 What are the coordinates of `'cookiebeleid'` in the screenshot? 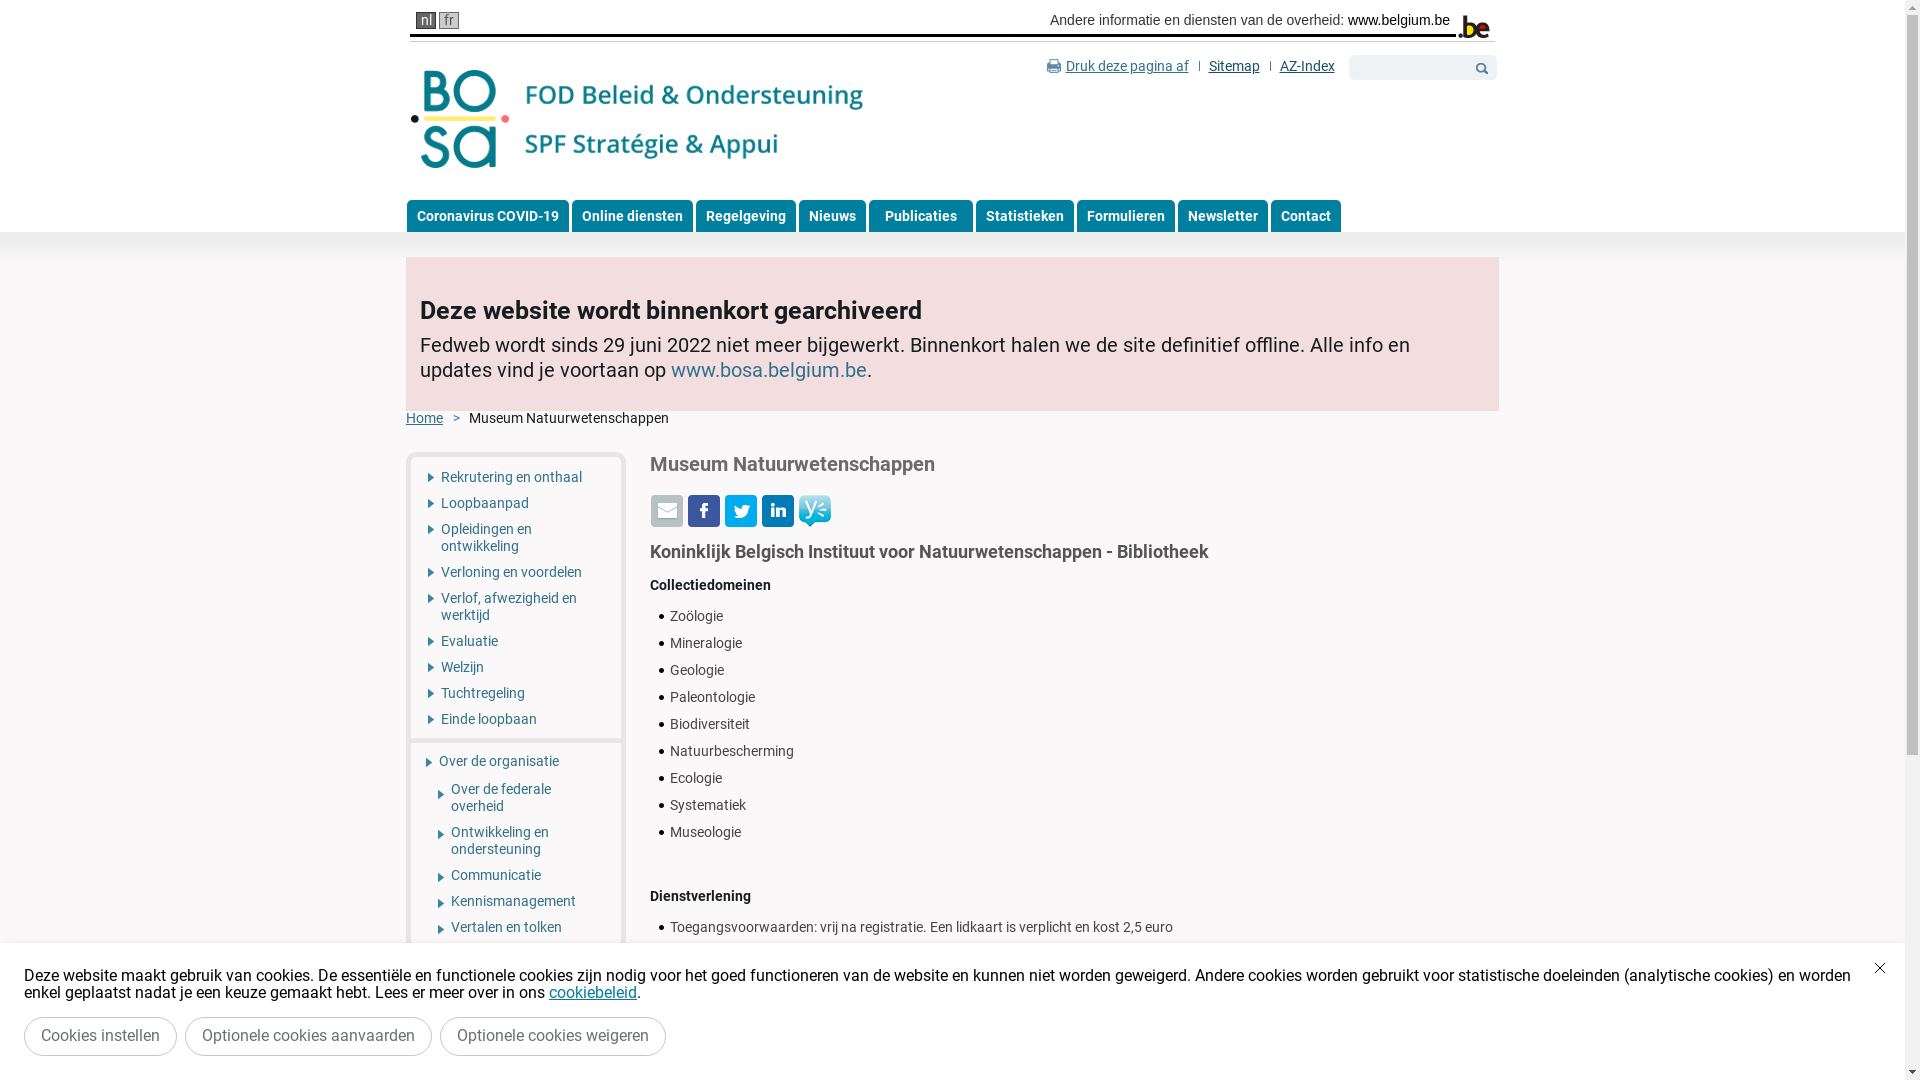 It's located at (592, 992).